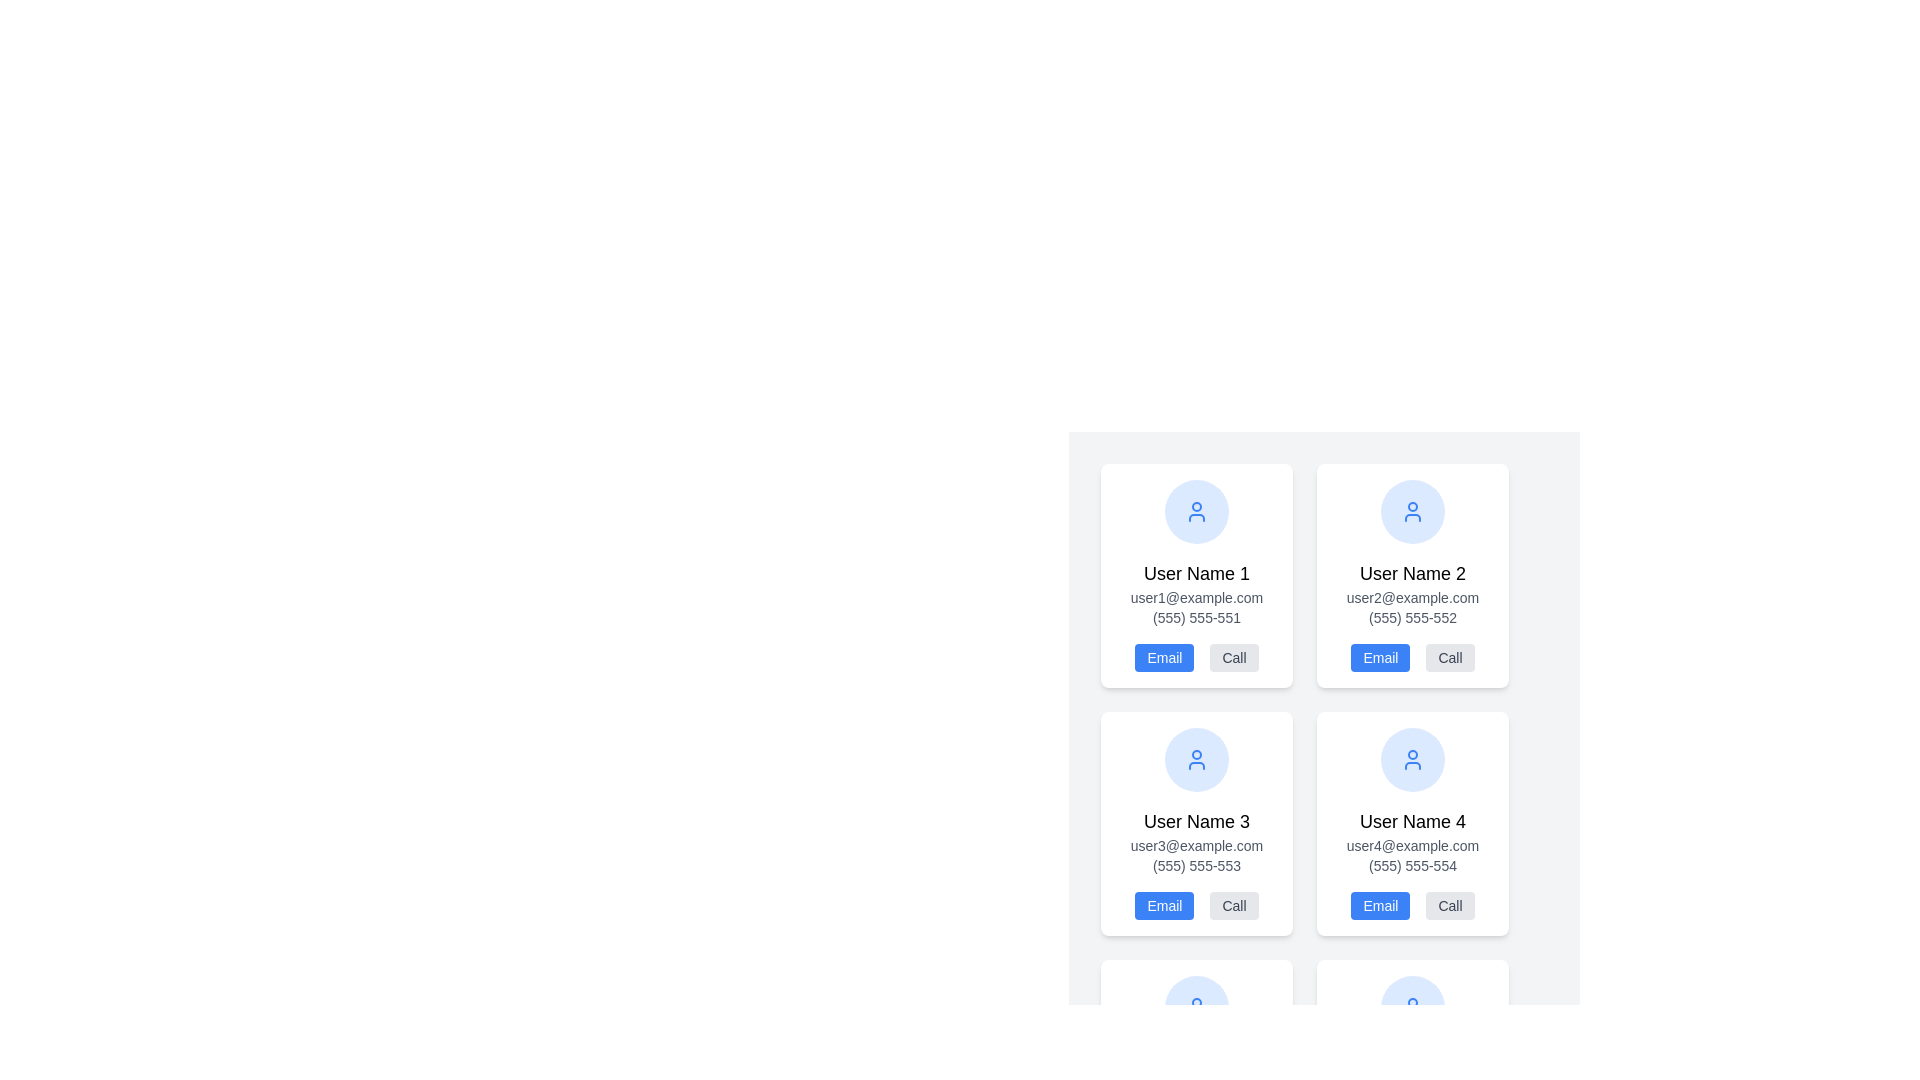 The width and height of the screenshot is (1920, 1080). Describe the element at coordinates (1196, 906) in the screenshot. I see `the 'Email' button in the Button Group located at the bottom of the user card for 'User Name 3' to initiate email composition` at that location.